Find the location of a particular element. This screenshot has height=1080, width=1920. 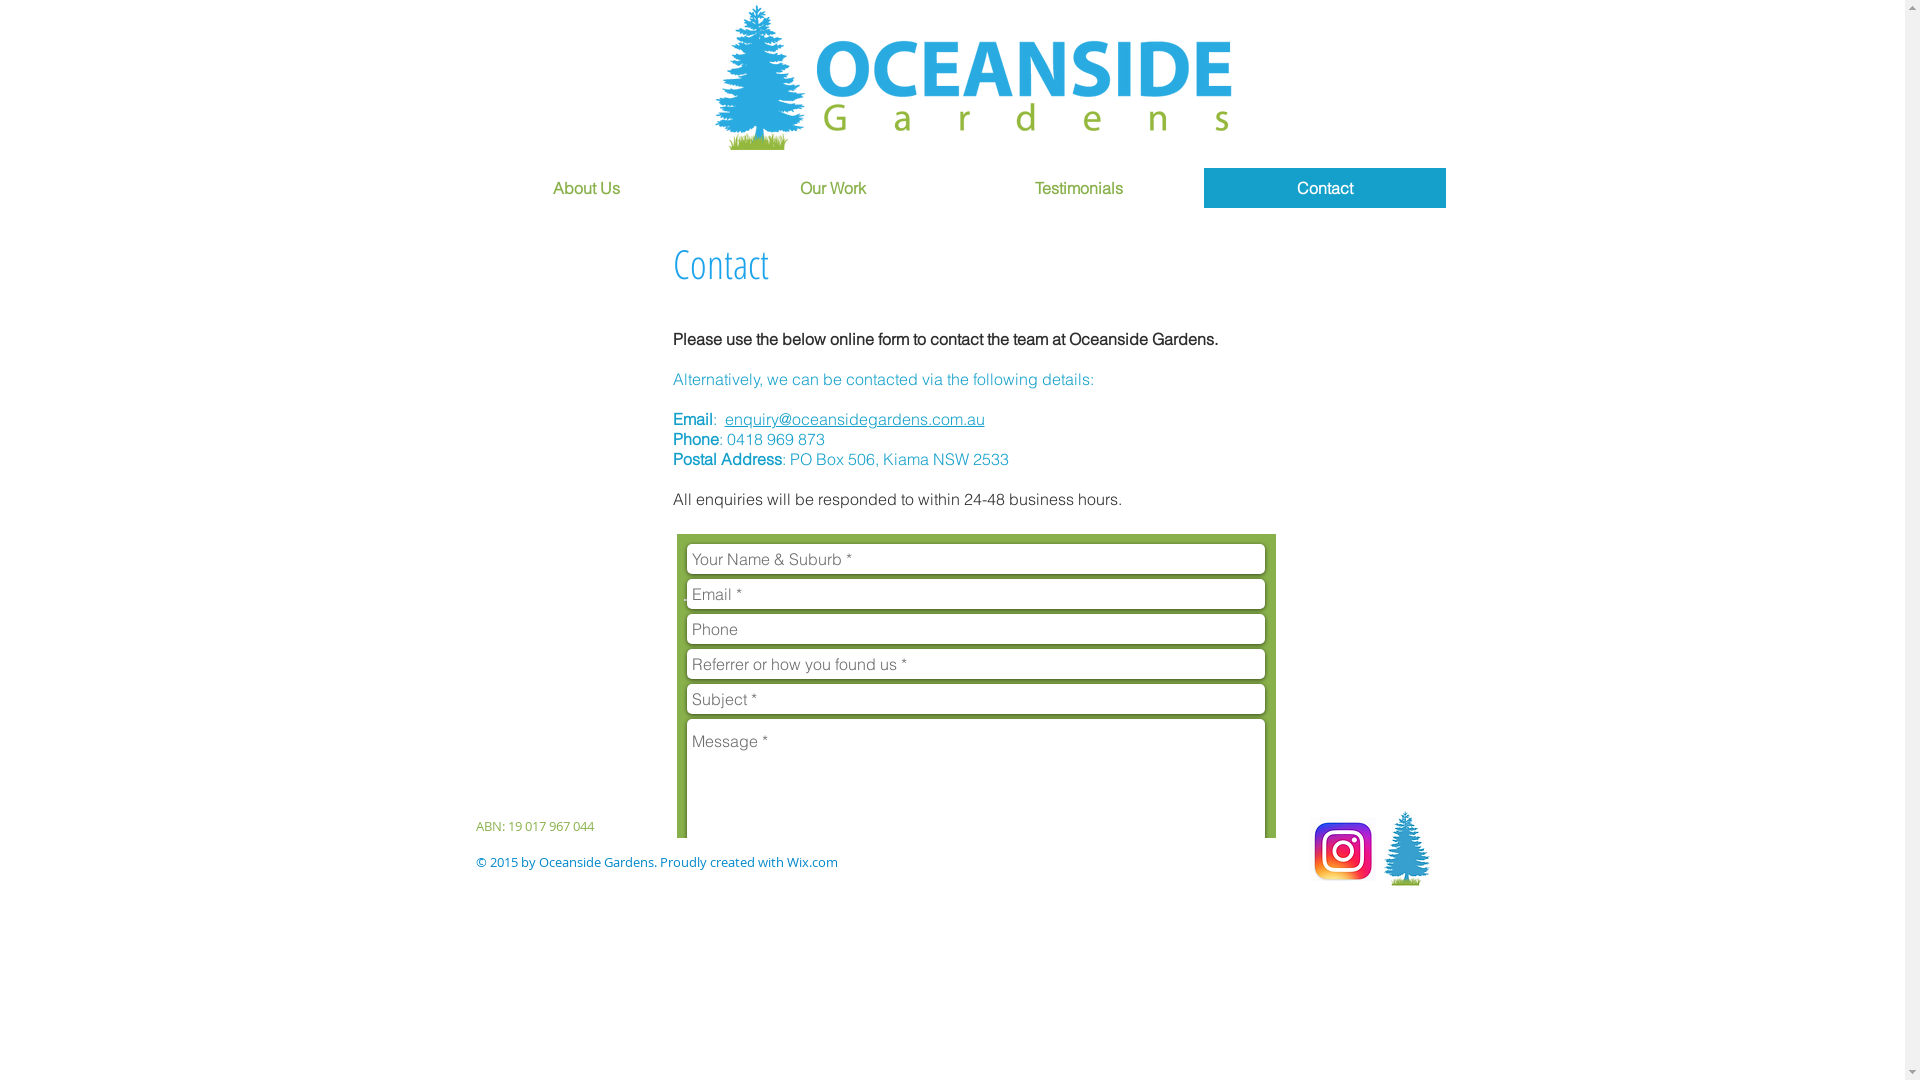

'Contact' is located at coordinates (1324, 188).